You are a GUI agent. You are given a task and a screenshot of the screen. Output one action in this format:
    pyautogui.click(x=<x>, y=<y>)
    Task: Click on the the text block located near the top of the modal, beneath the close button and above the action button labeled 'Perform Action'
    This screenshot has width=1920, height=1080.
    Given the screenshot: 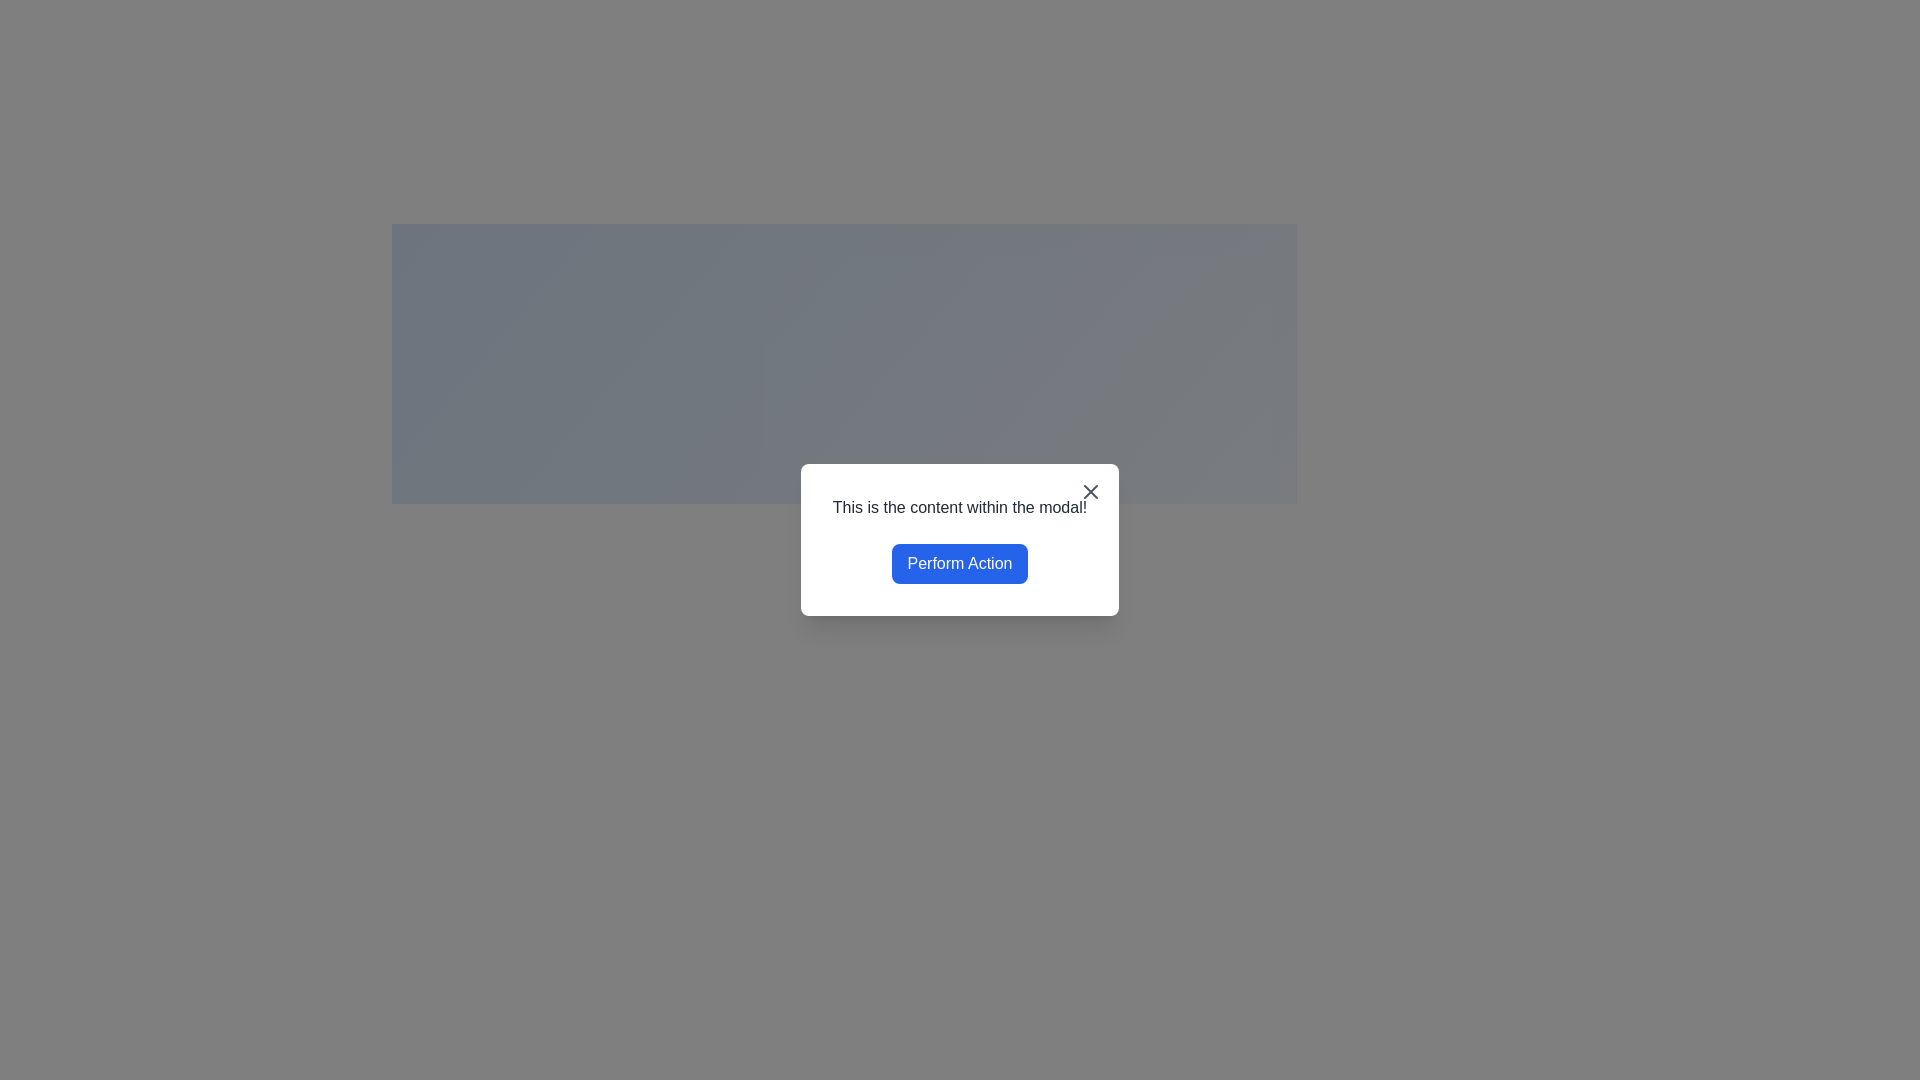 What is the action you would take?
    pyautogui.click(x=960, y=507)
    